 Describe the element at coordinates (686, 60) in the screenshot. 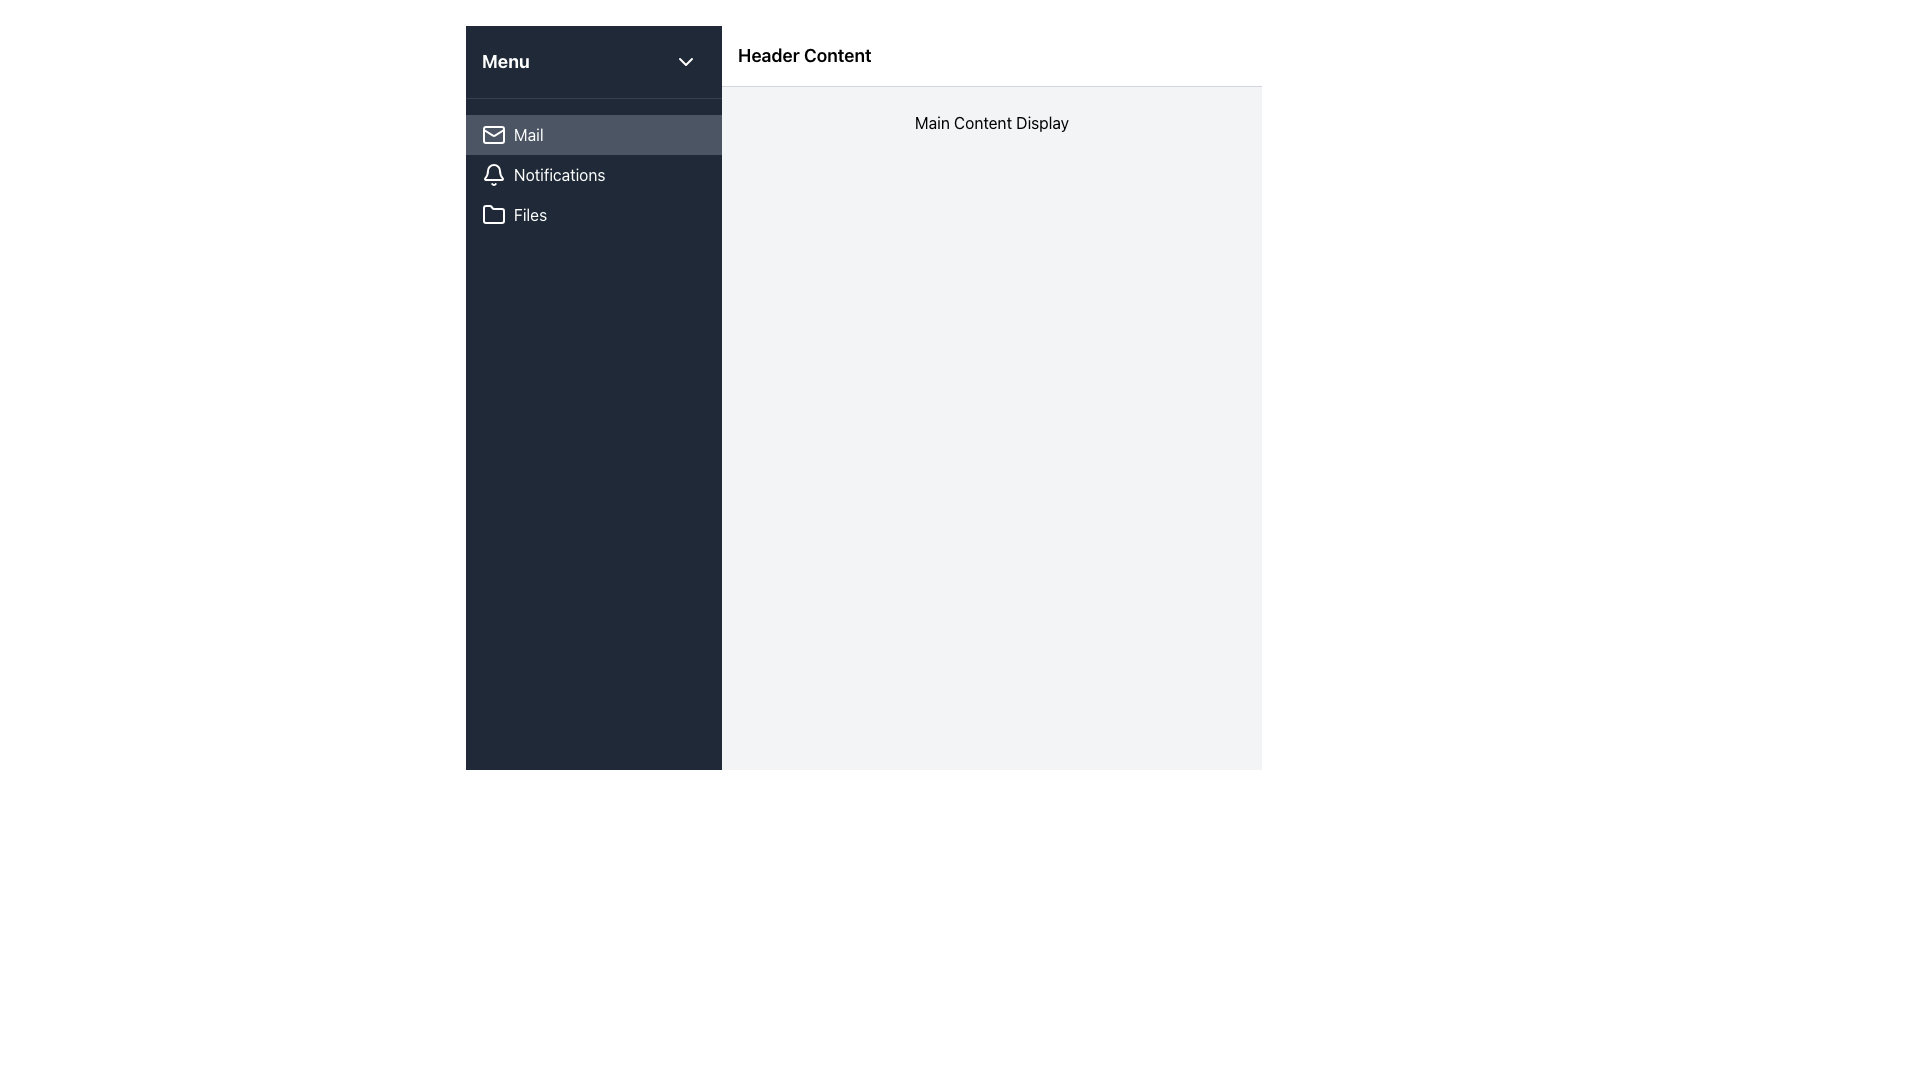

I see `the toggle button with an icon indicator located in the top-right corner of the 'Menu' header section` at that location.